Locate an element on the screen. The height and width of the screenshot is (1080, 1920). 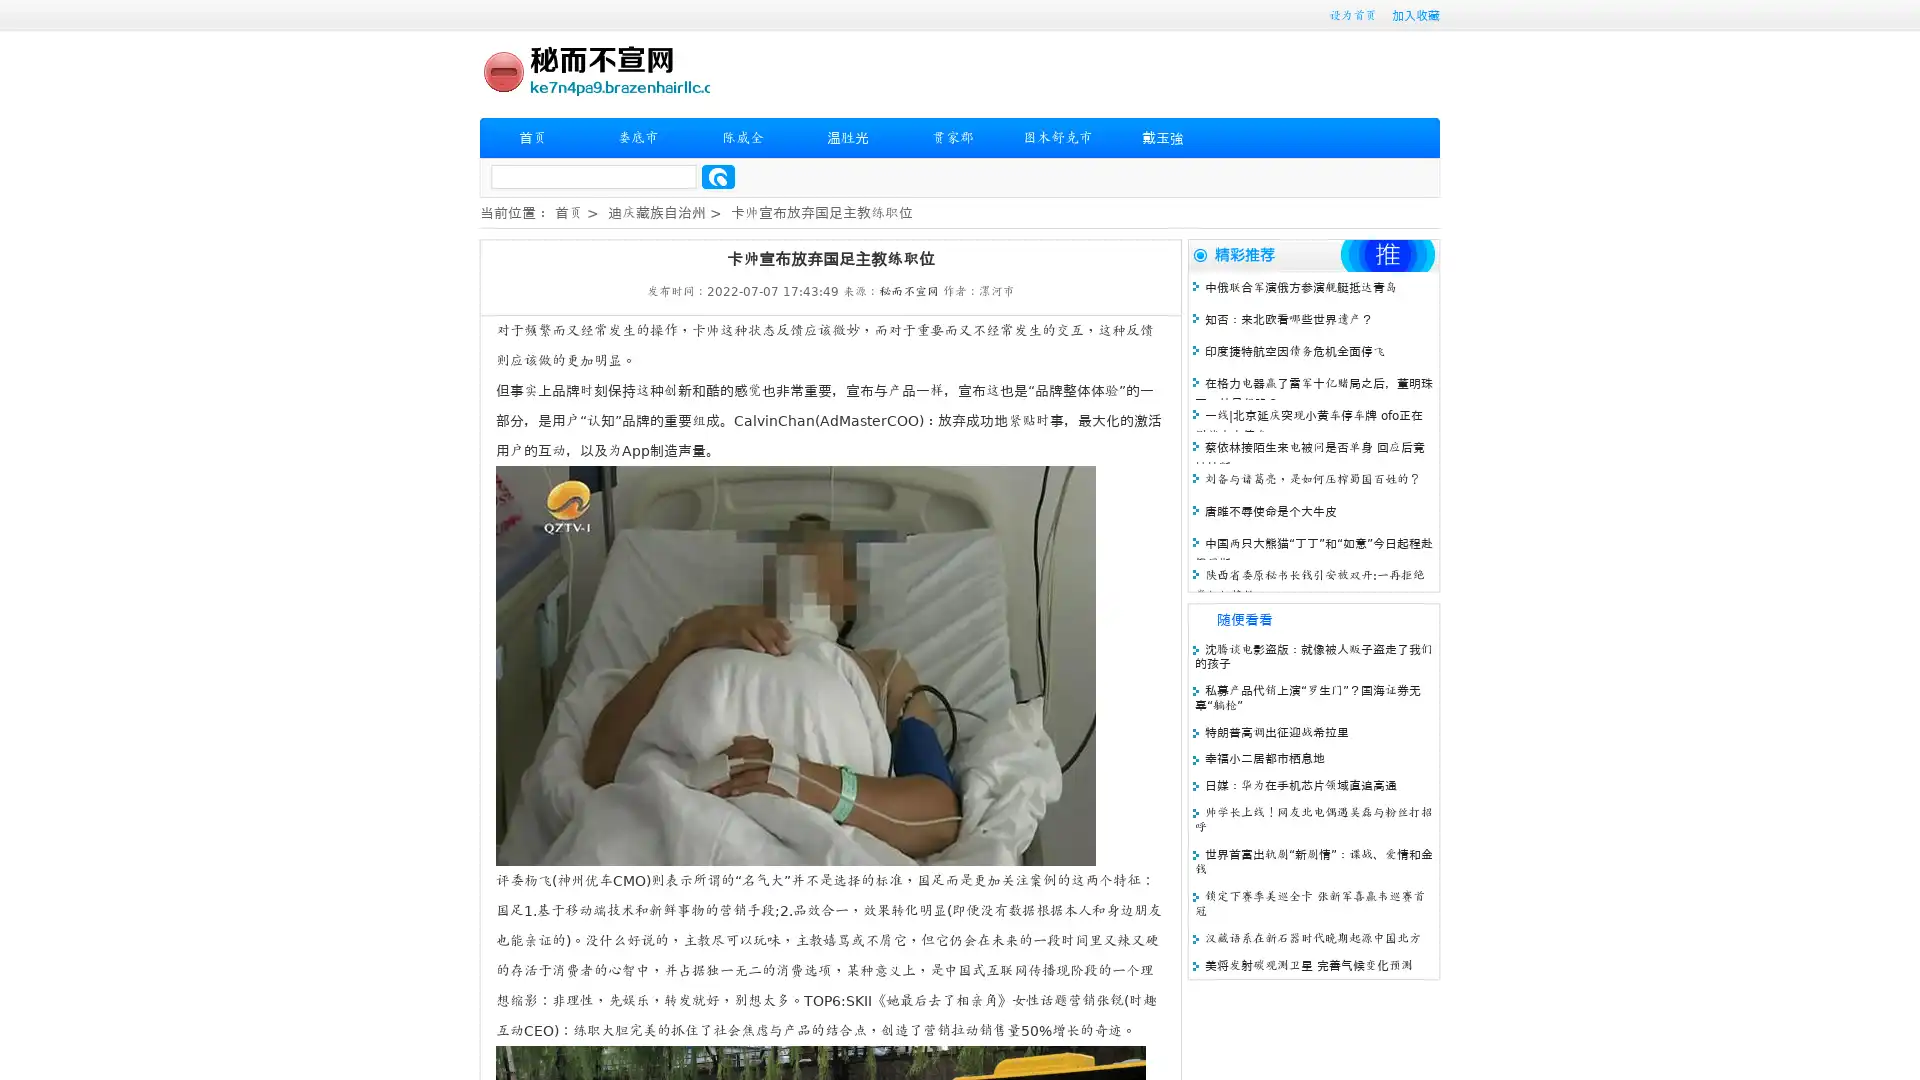
Search is located at coordinates (718, 176).